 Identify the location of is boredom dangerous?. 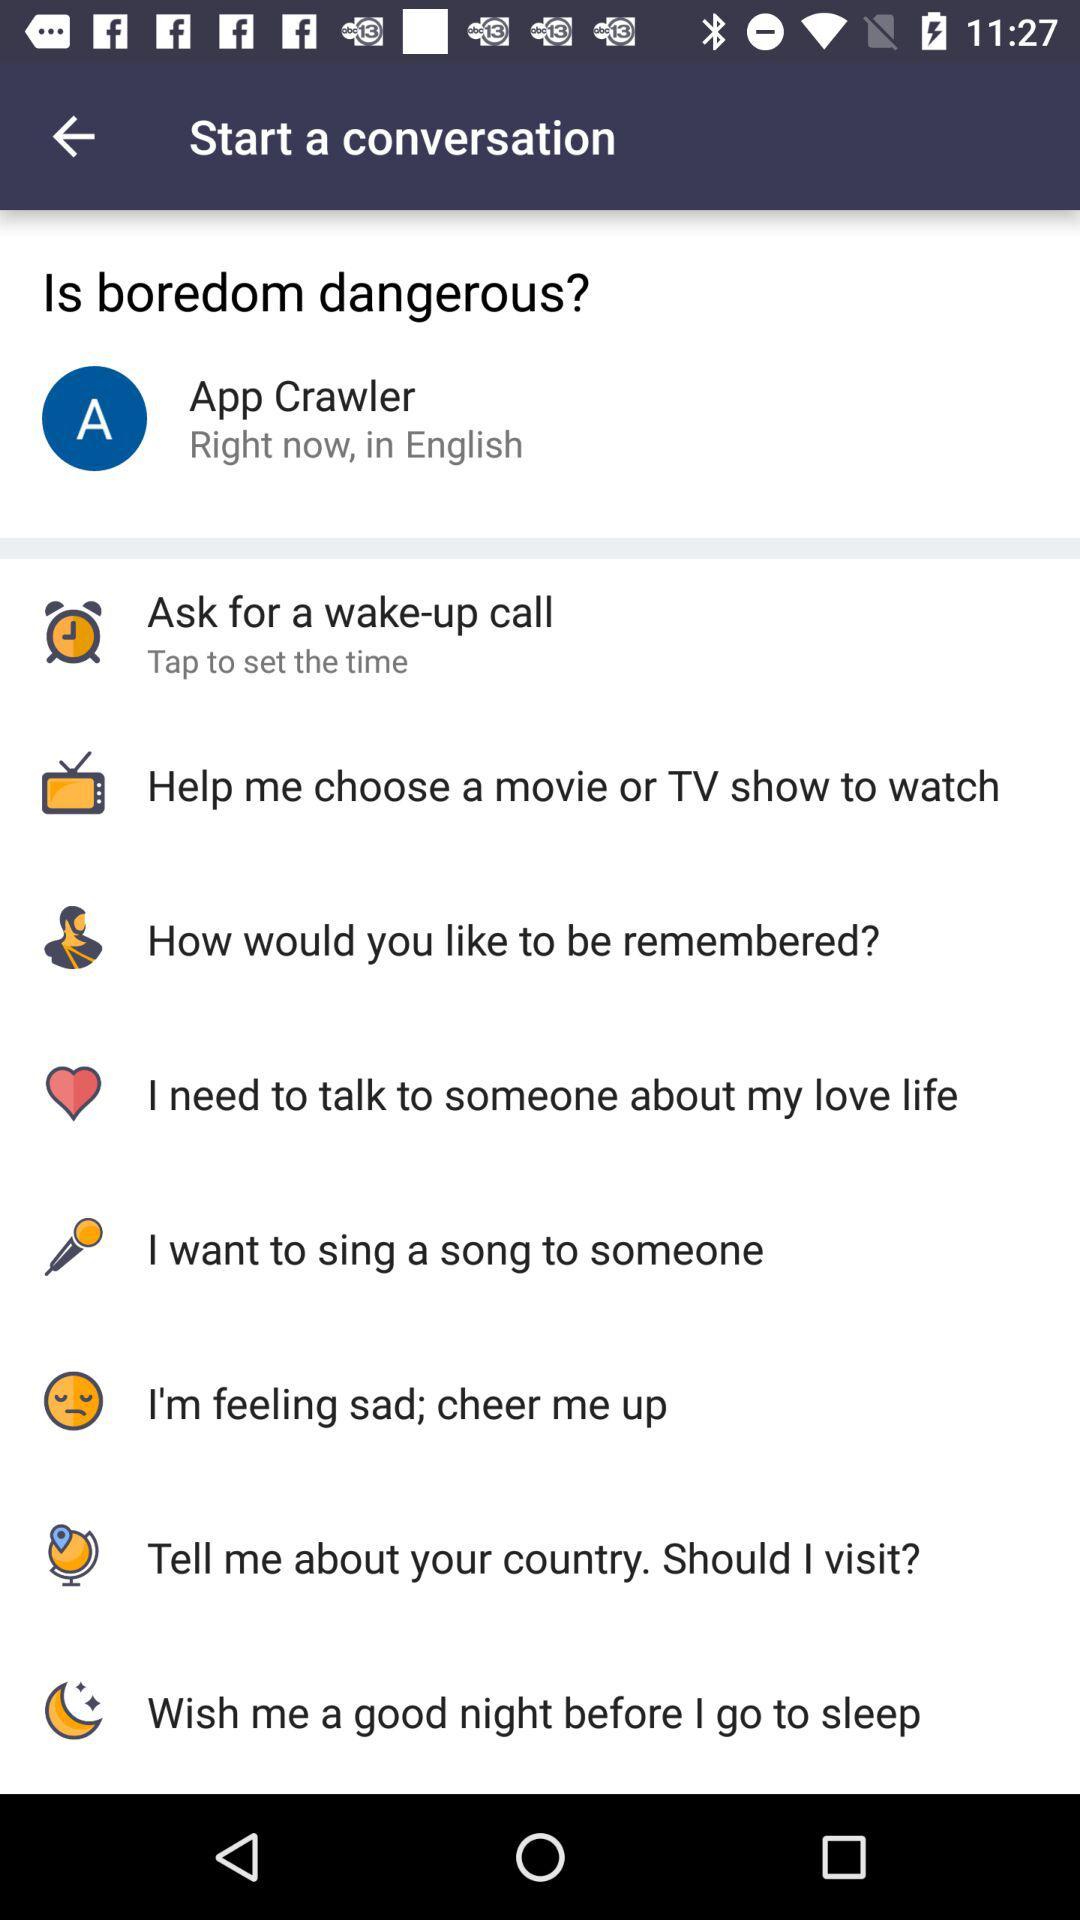
(540, 287).